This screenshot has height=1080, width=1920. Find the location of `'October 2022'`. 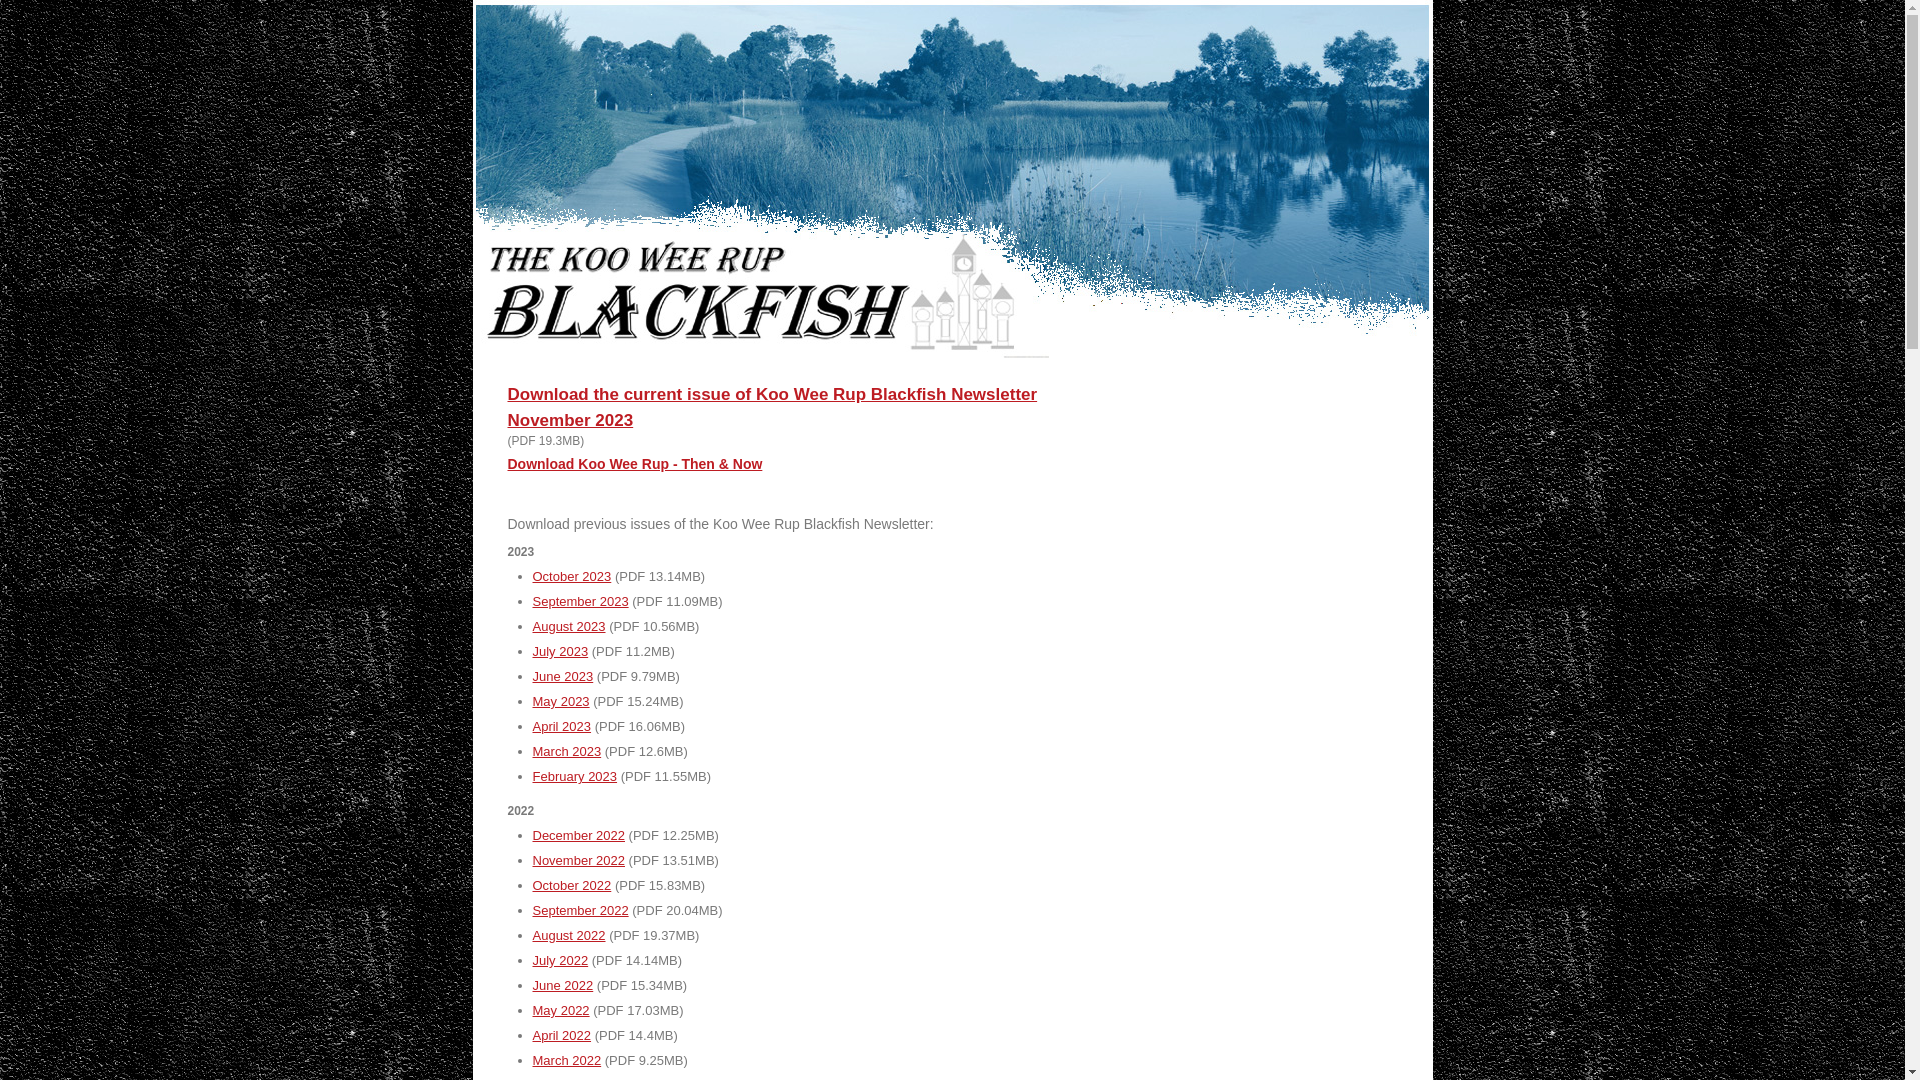

'October 2022' is located at coordinates (570, 884).